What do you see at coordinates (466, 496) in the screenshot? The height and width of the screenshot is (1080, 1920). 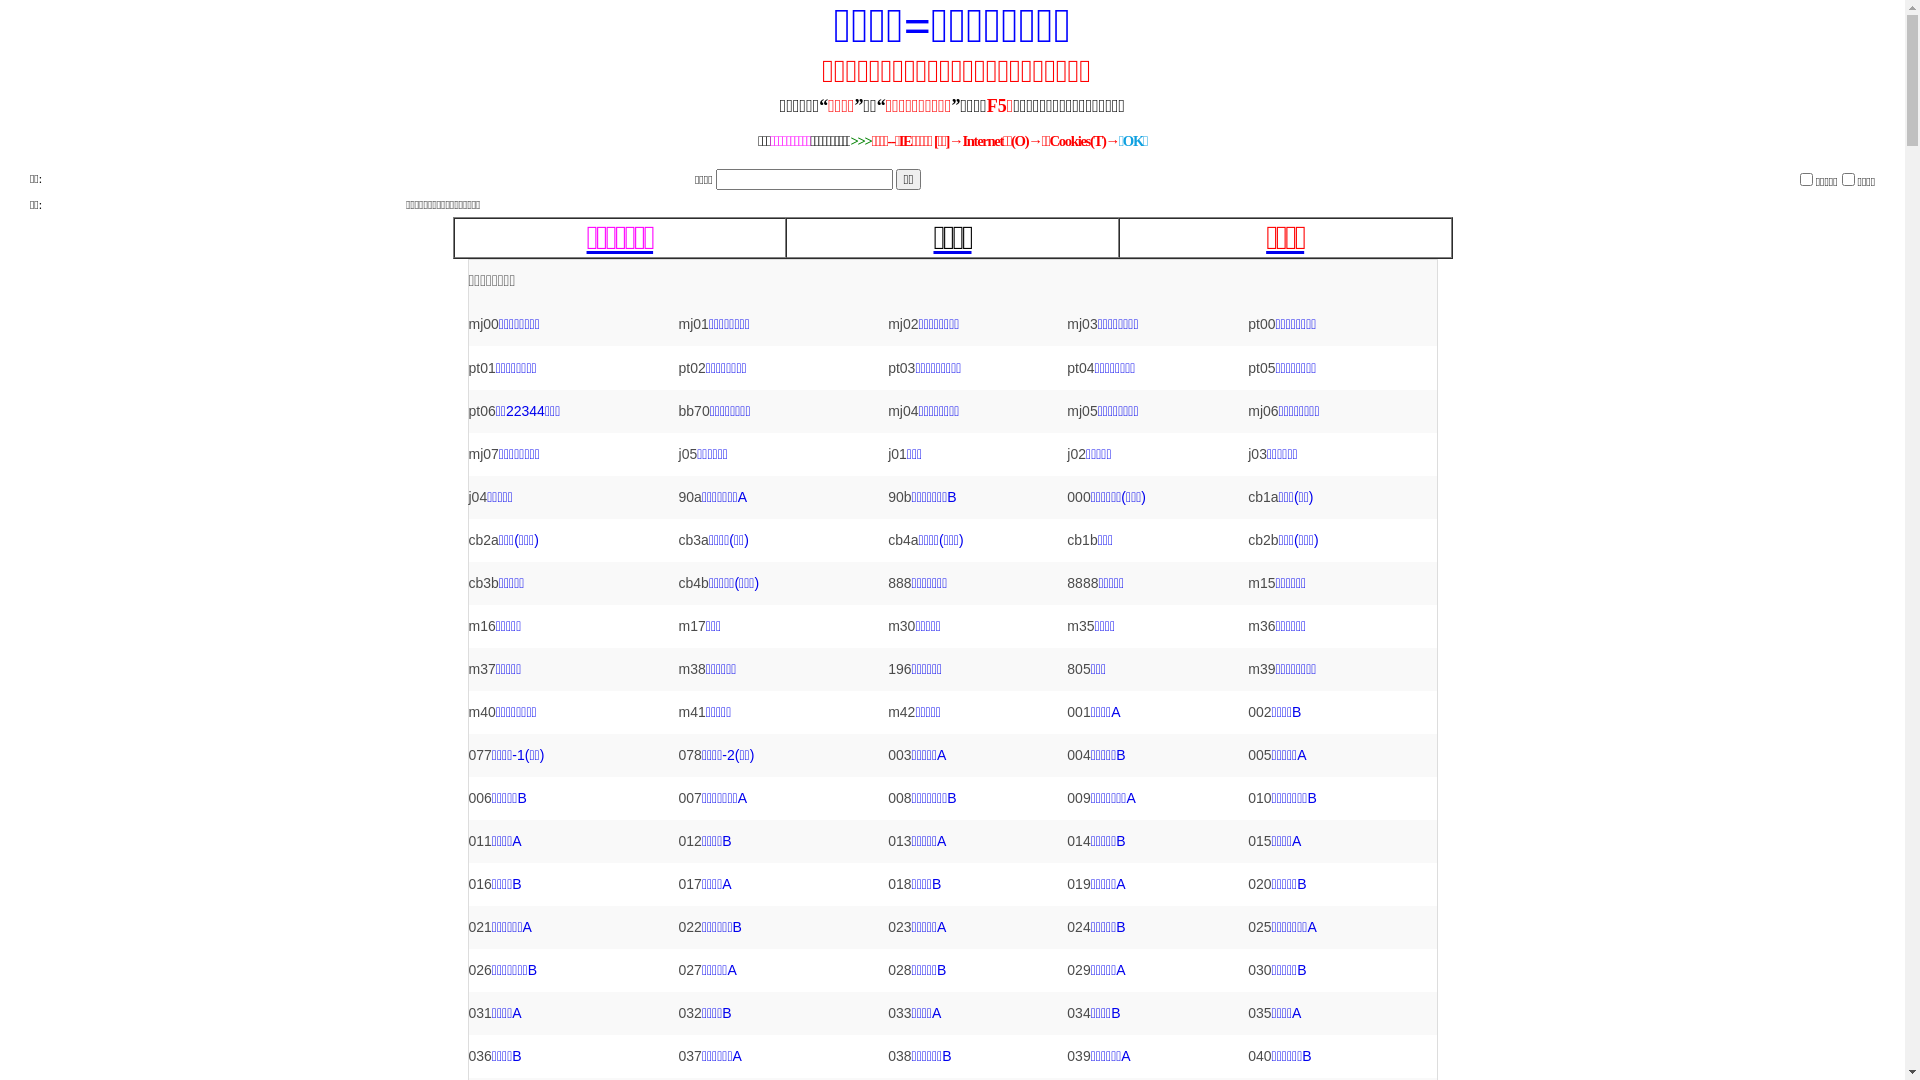 I see `'j04'` at bounding box center [466, 496].